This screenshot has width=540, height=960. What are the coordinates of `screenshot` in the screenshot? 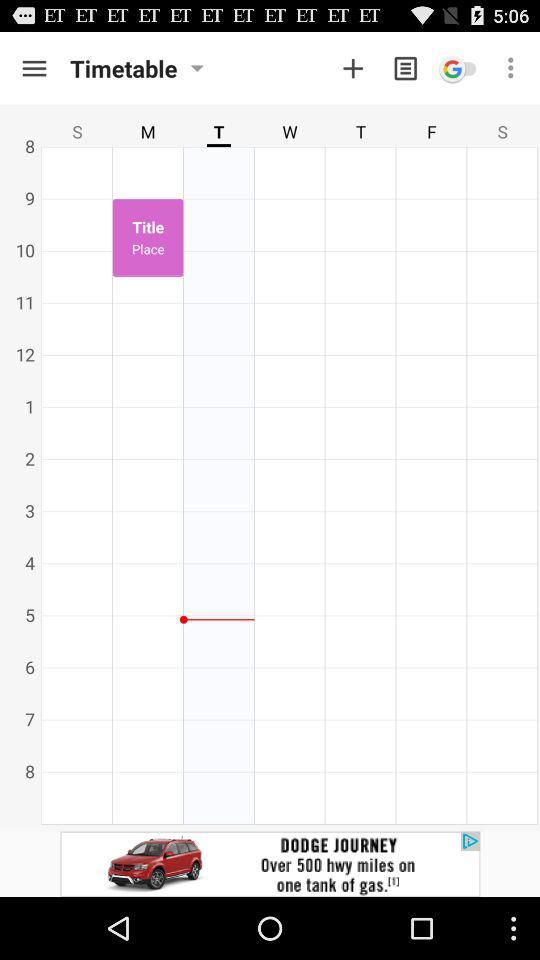 It's located at (352, 68).